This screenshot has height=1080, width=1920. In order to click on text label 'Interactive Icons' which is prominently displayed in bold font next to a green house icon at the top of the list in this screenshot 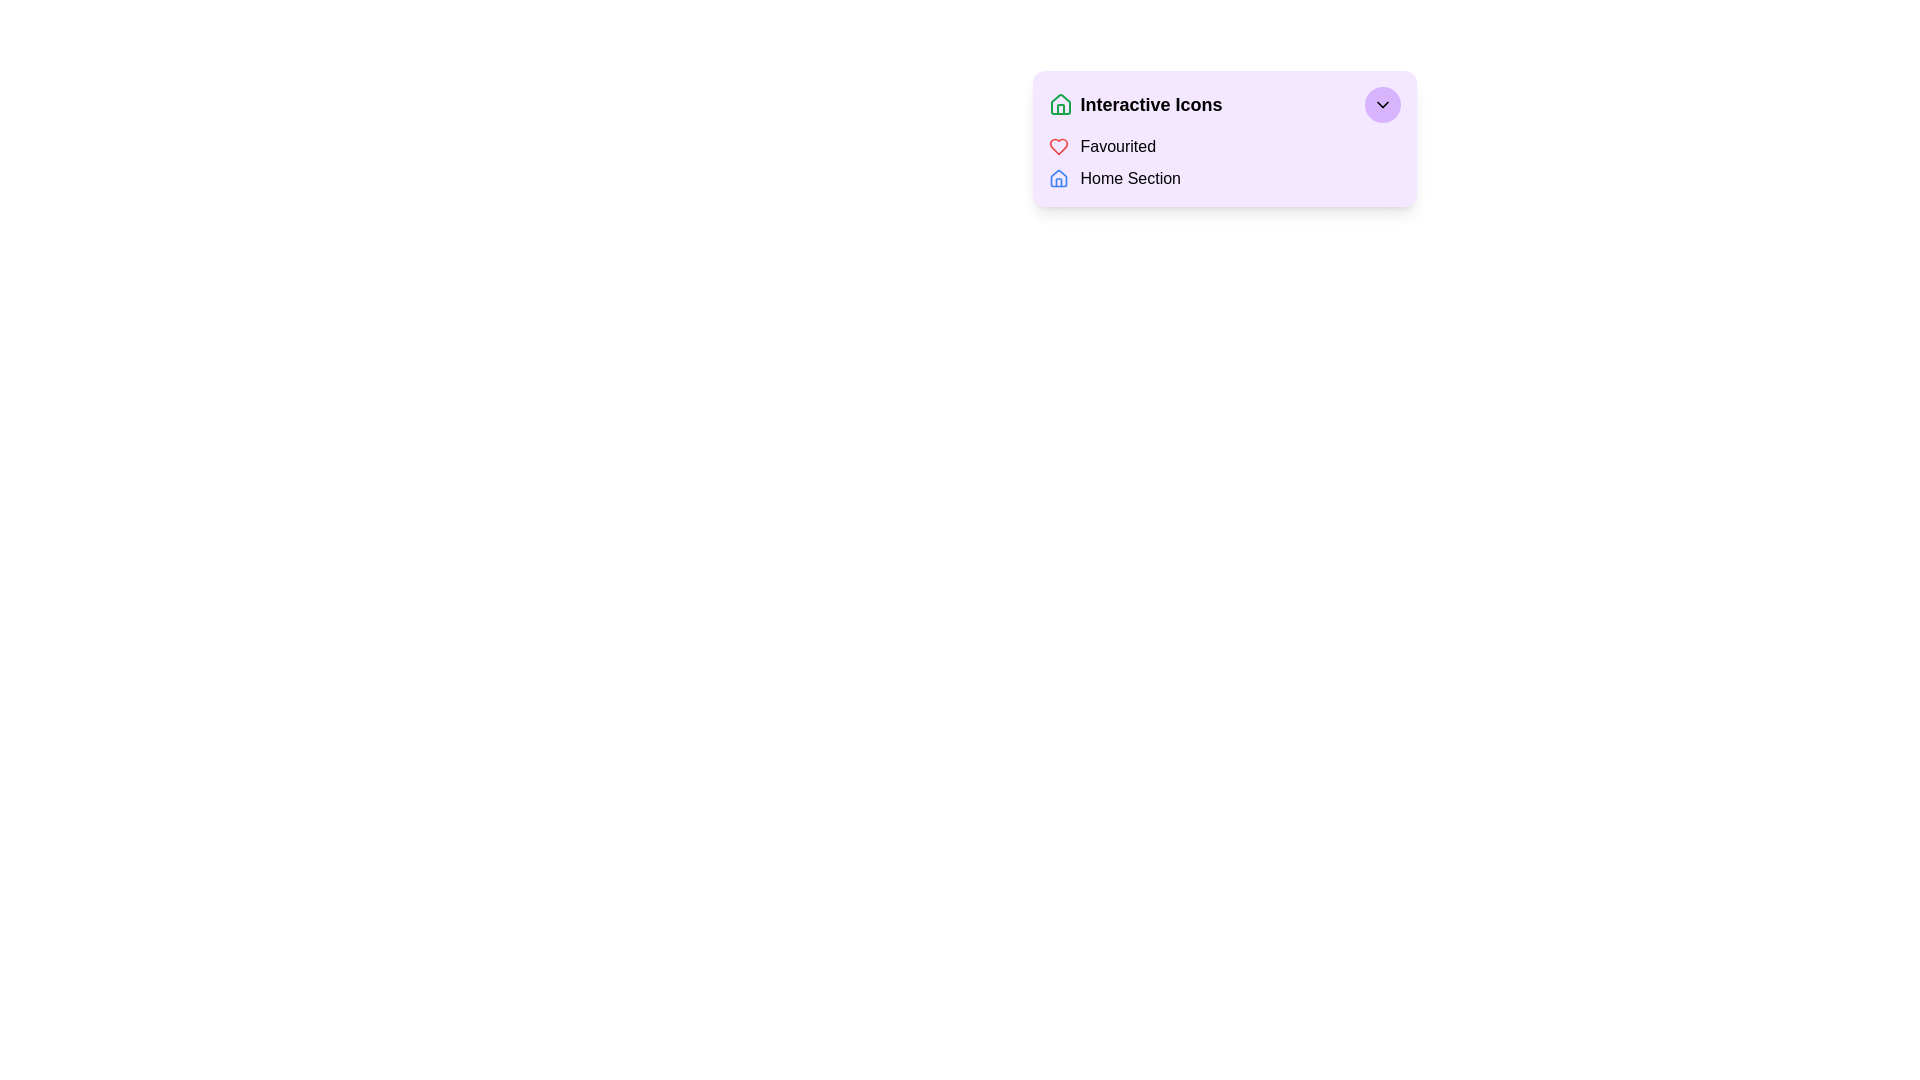, I will do `click(1151, 104)`.